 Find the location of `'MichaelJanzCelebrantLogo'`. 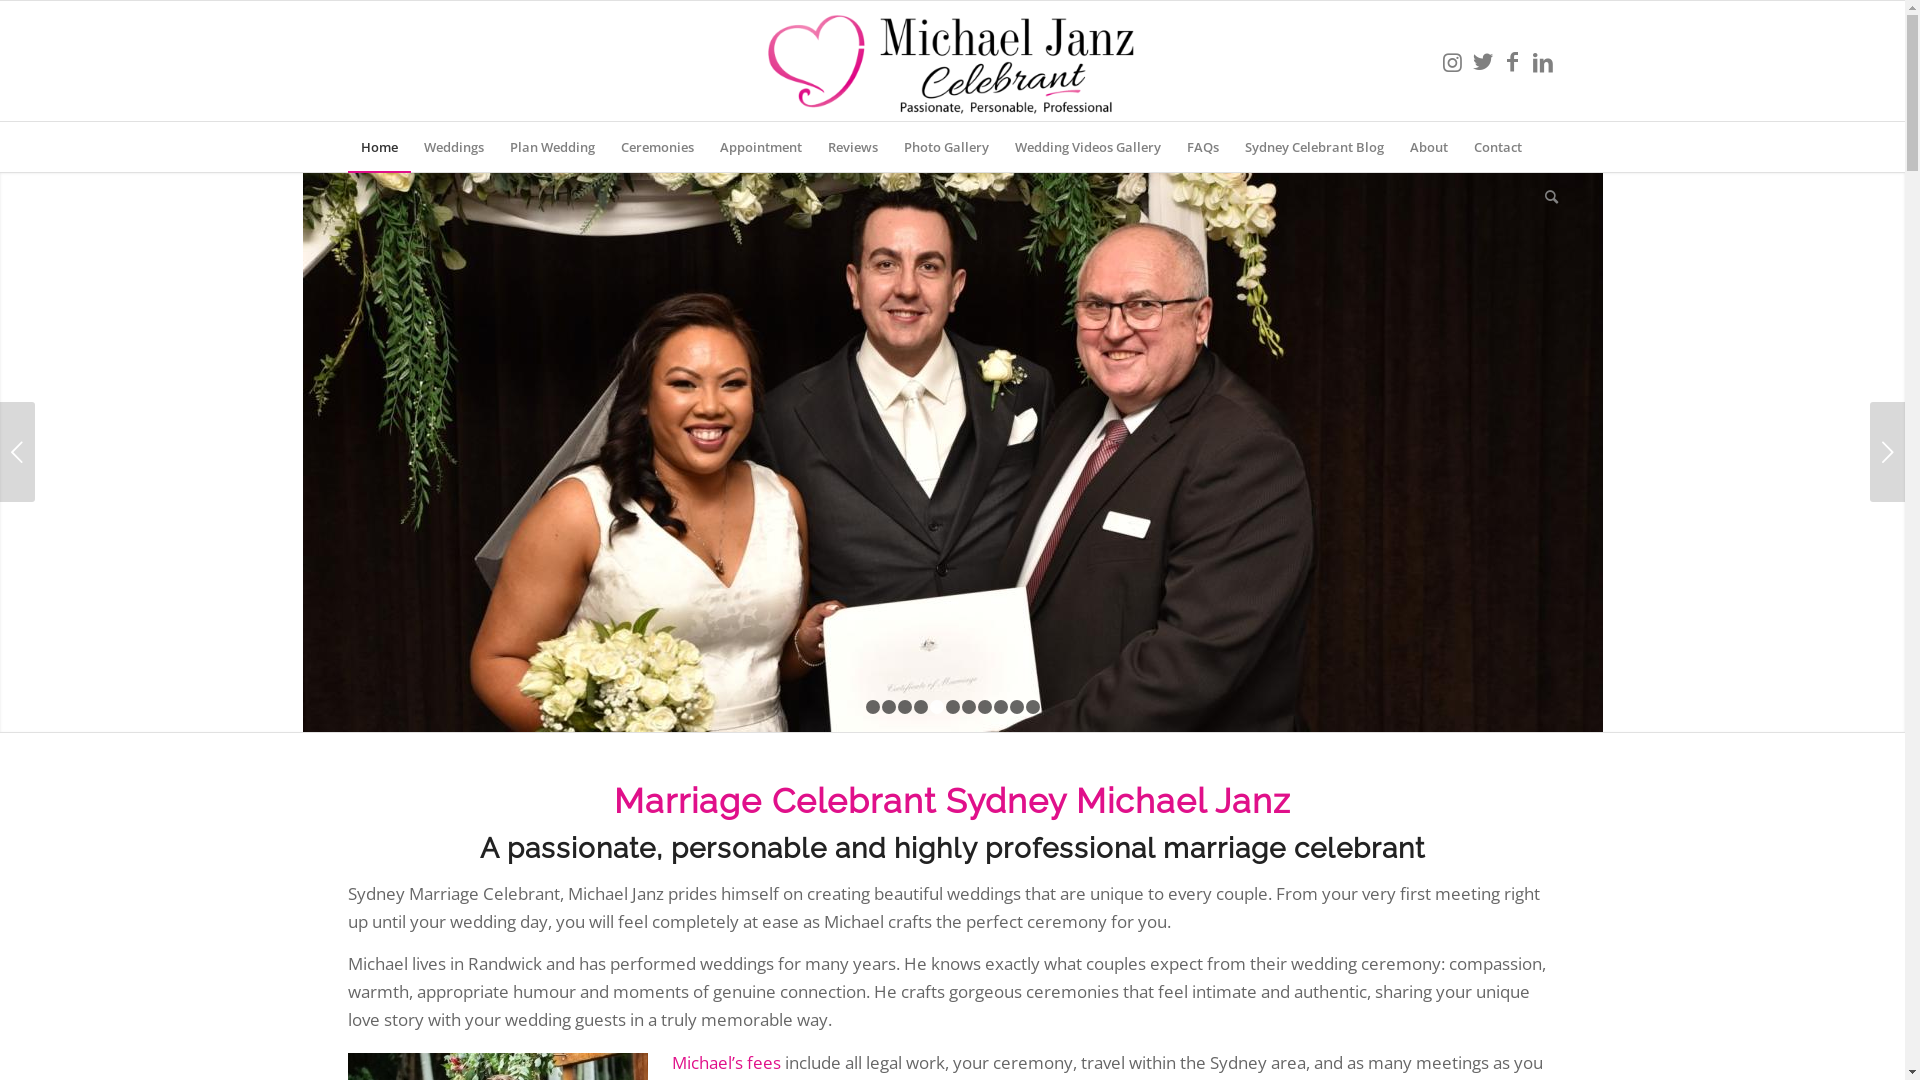

'MichaelJanzCelebrantLogo' is located at coordinates (950, 60).